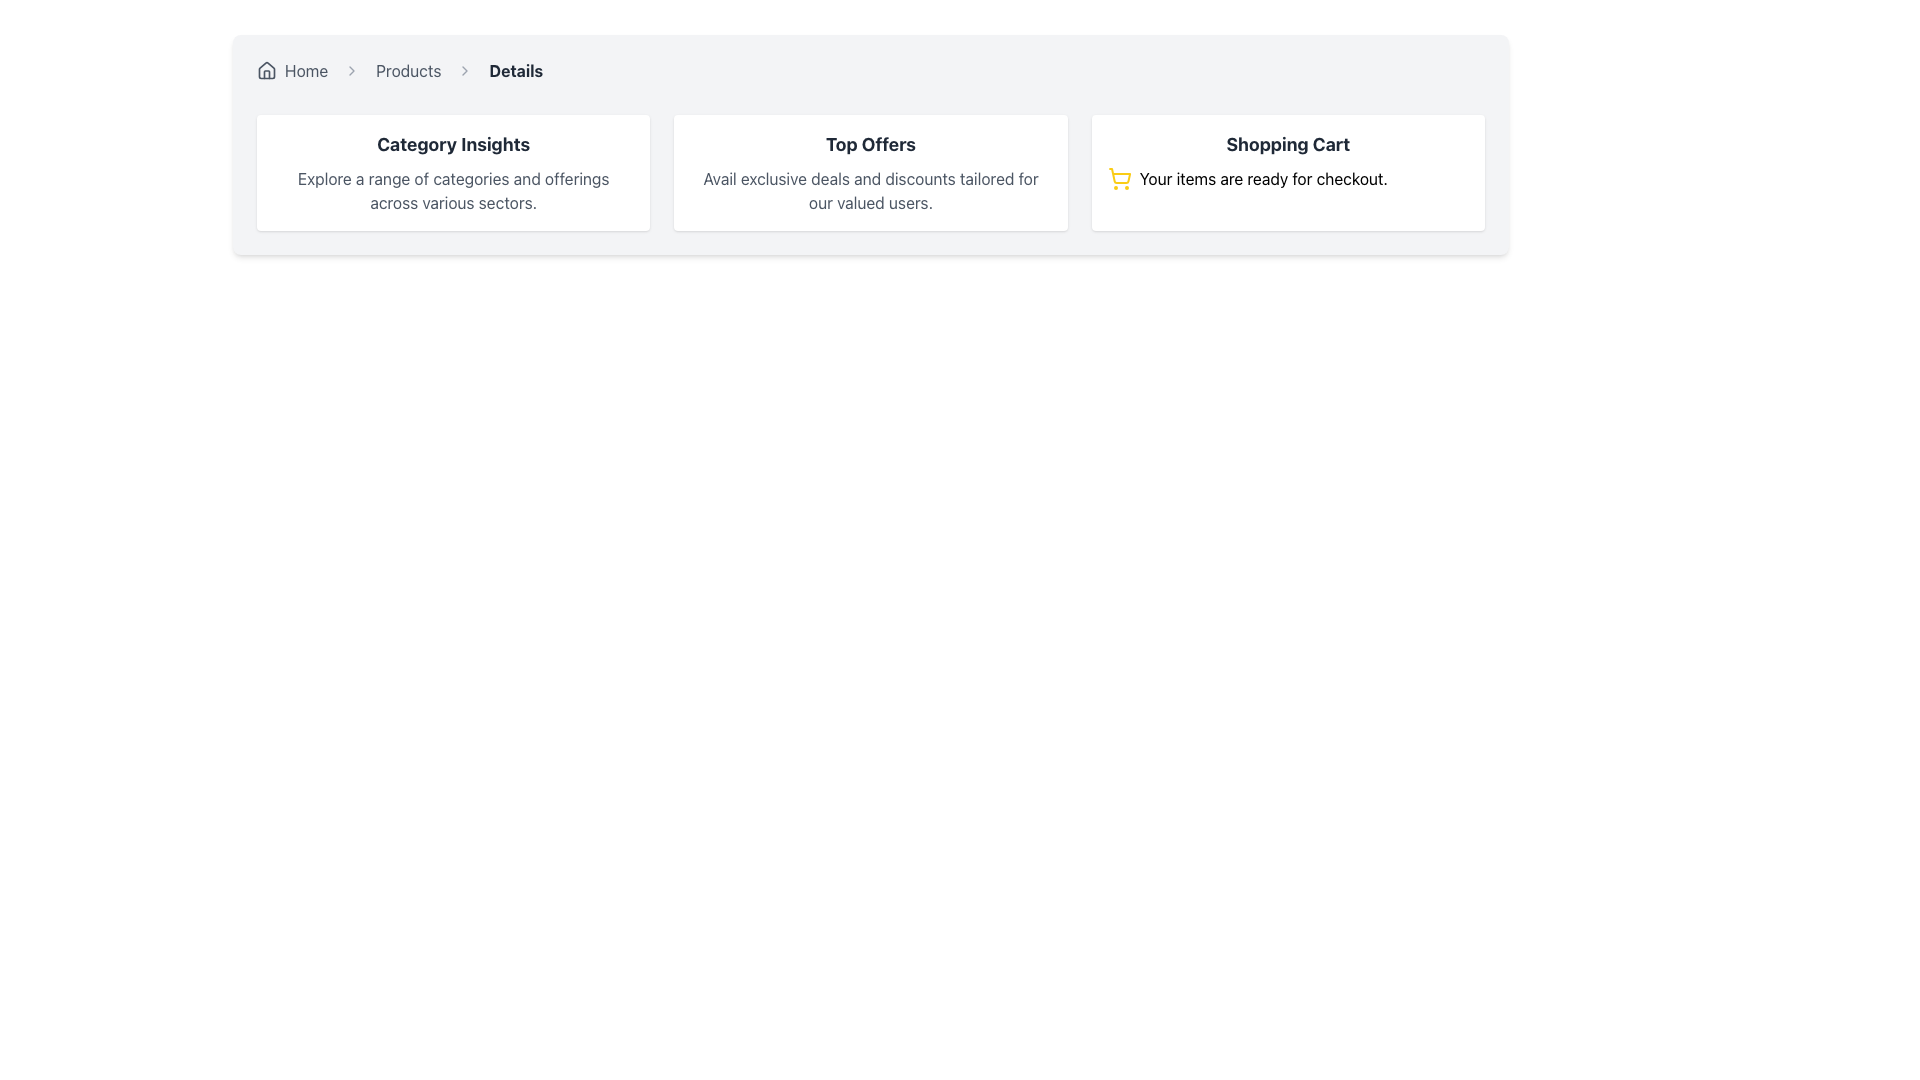  I want to click on the house-shaped icon located in the breadcrumb navigation bar, so click(266, 69).